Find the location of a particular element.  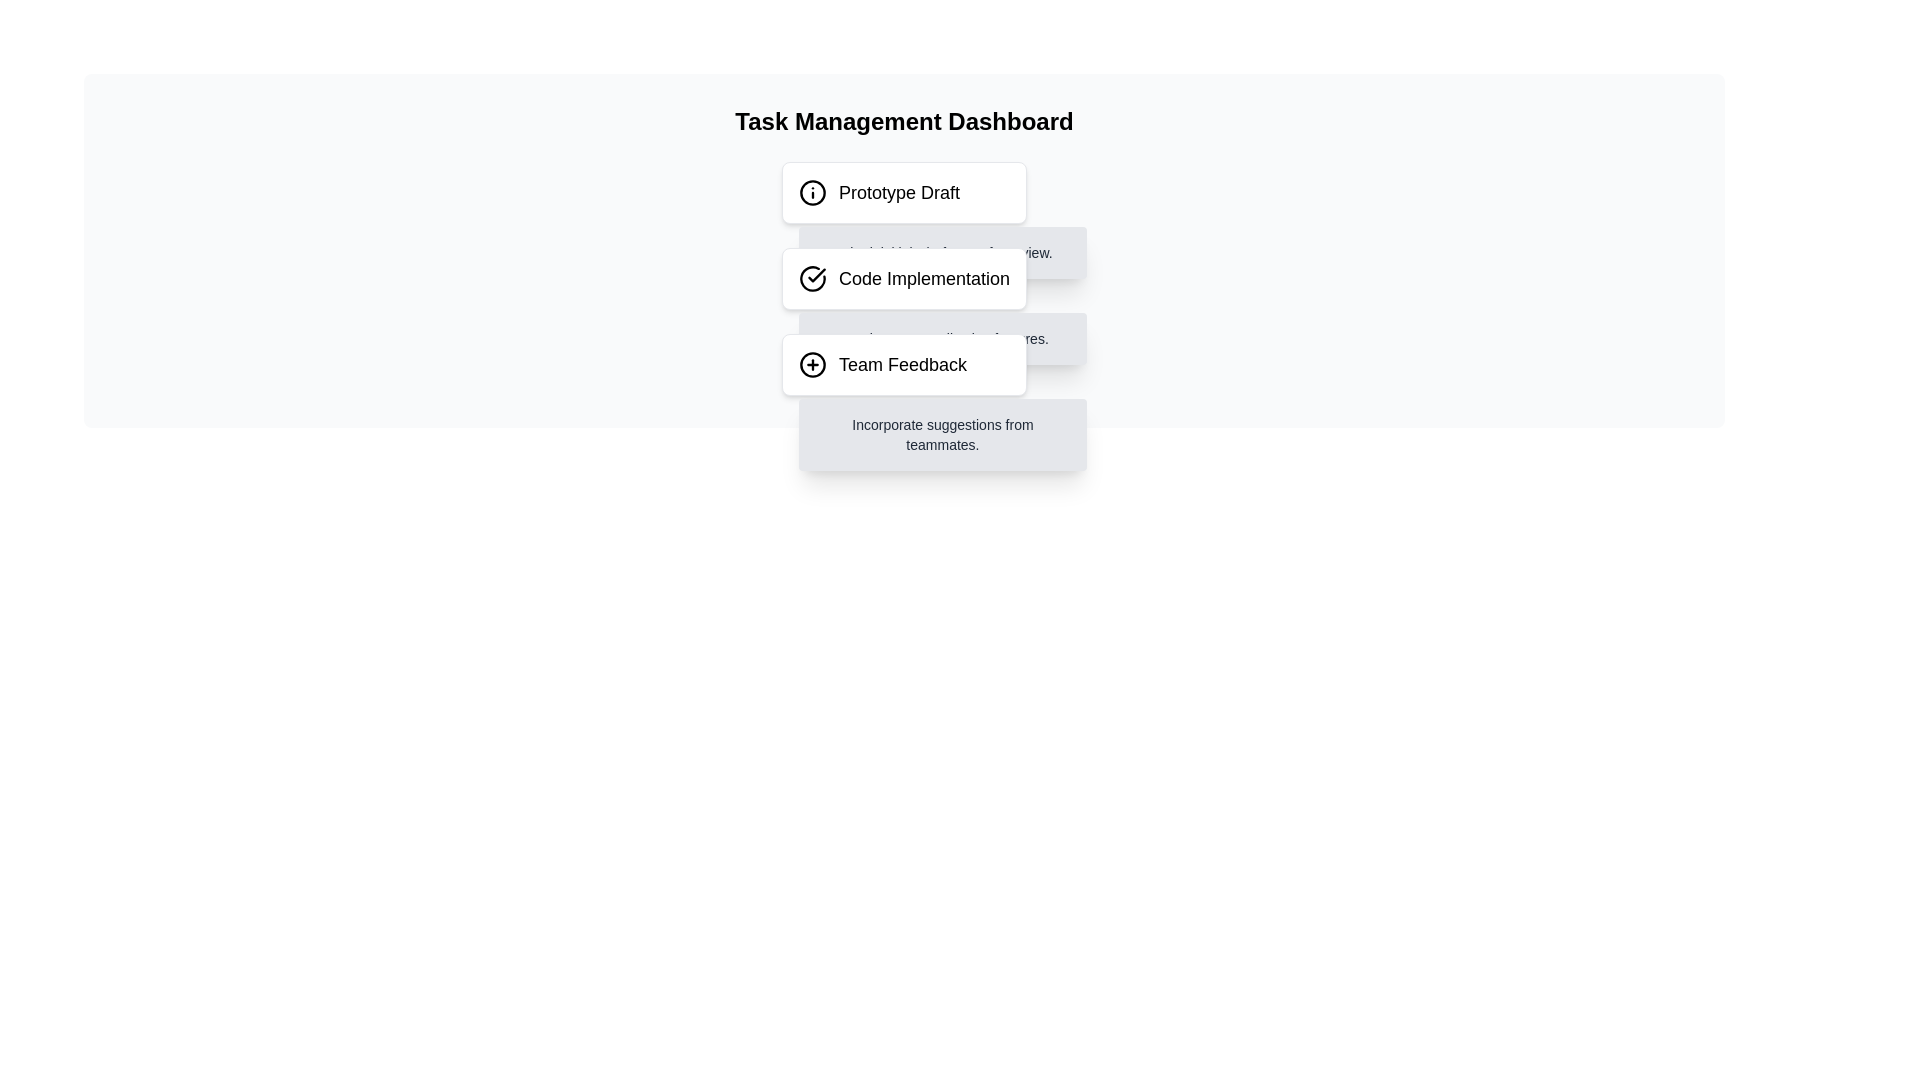

the circular icon with a plus sign located to the left of the text 'Team Feedback' in the third card down in the vertical stack of cards is located at coordinates (812, 365).